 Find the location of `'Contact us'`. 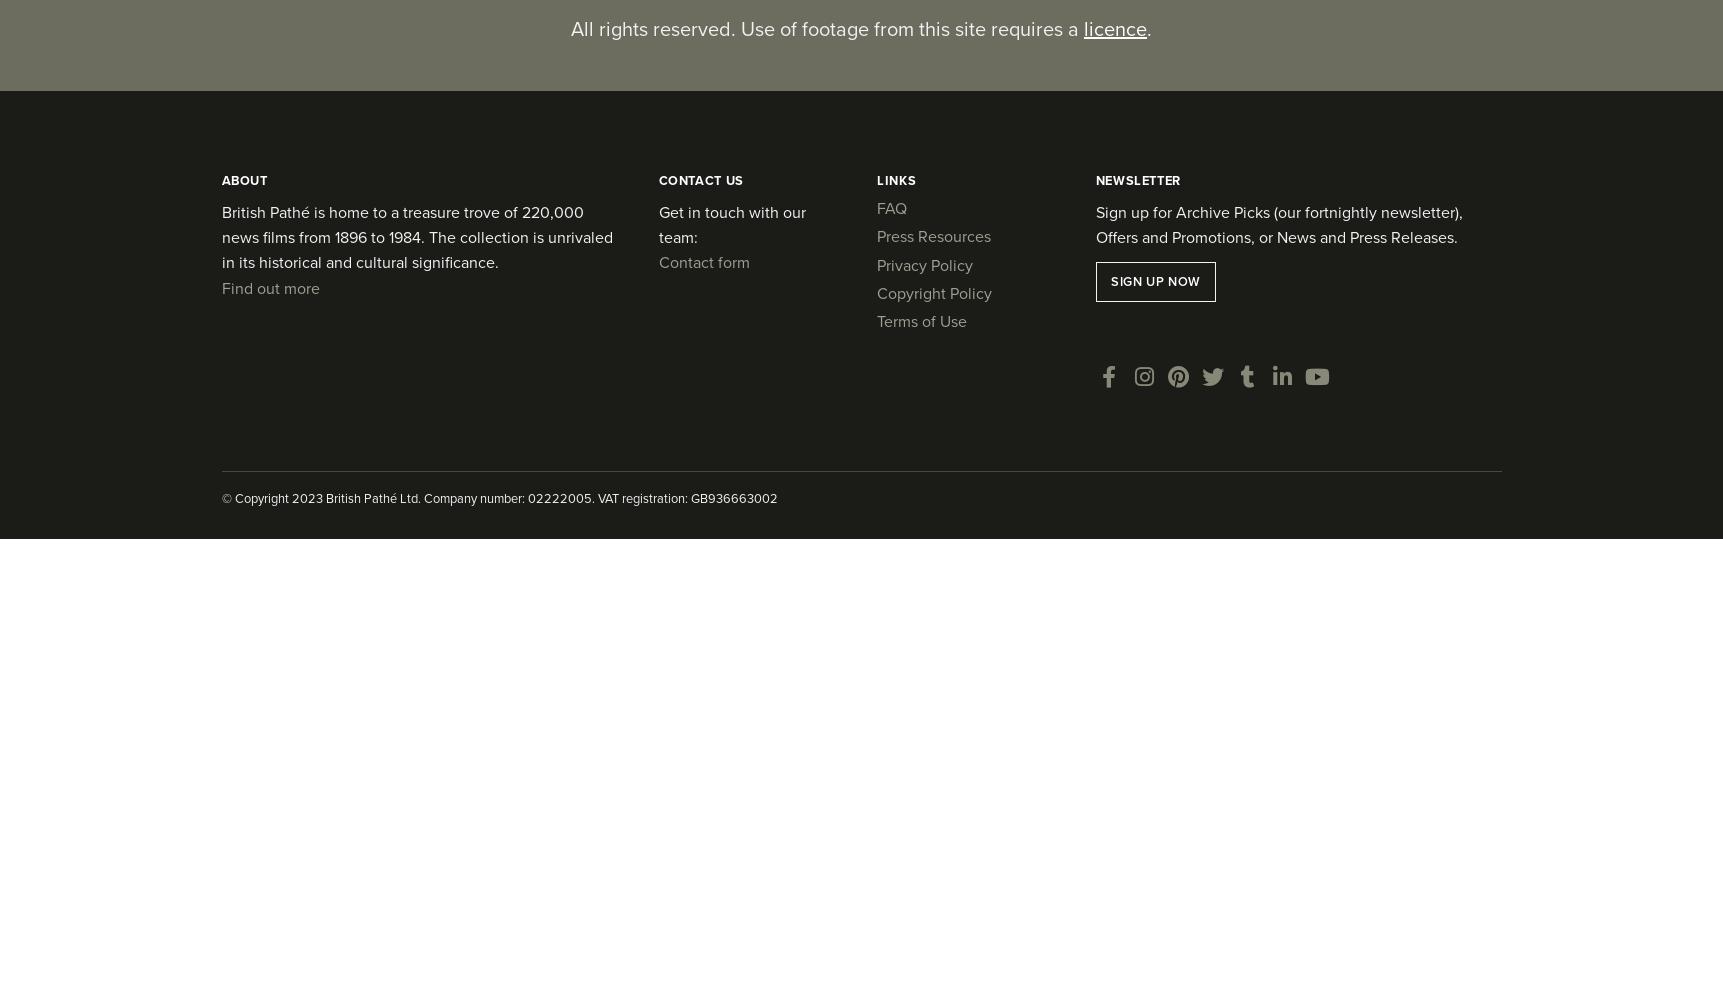

'Contact us' is located at coordinates (700, 179).